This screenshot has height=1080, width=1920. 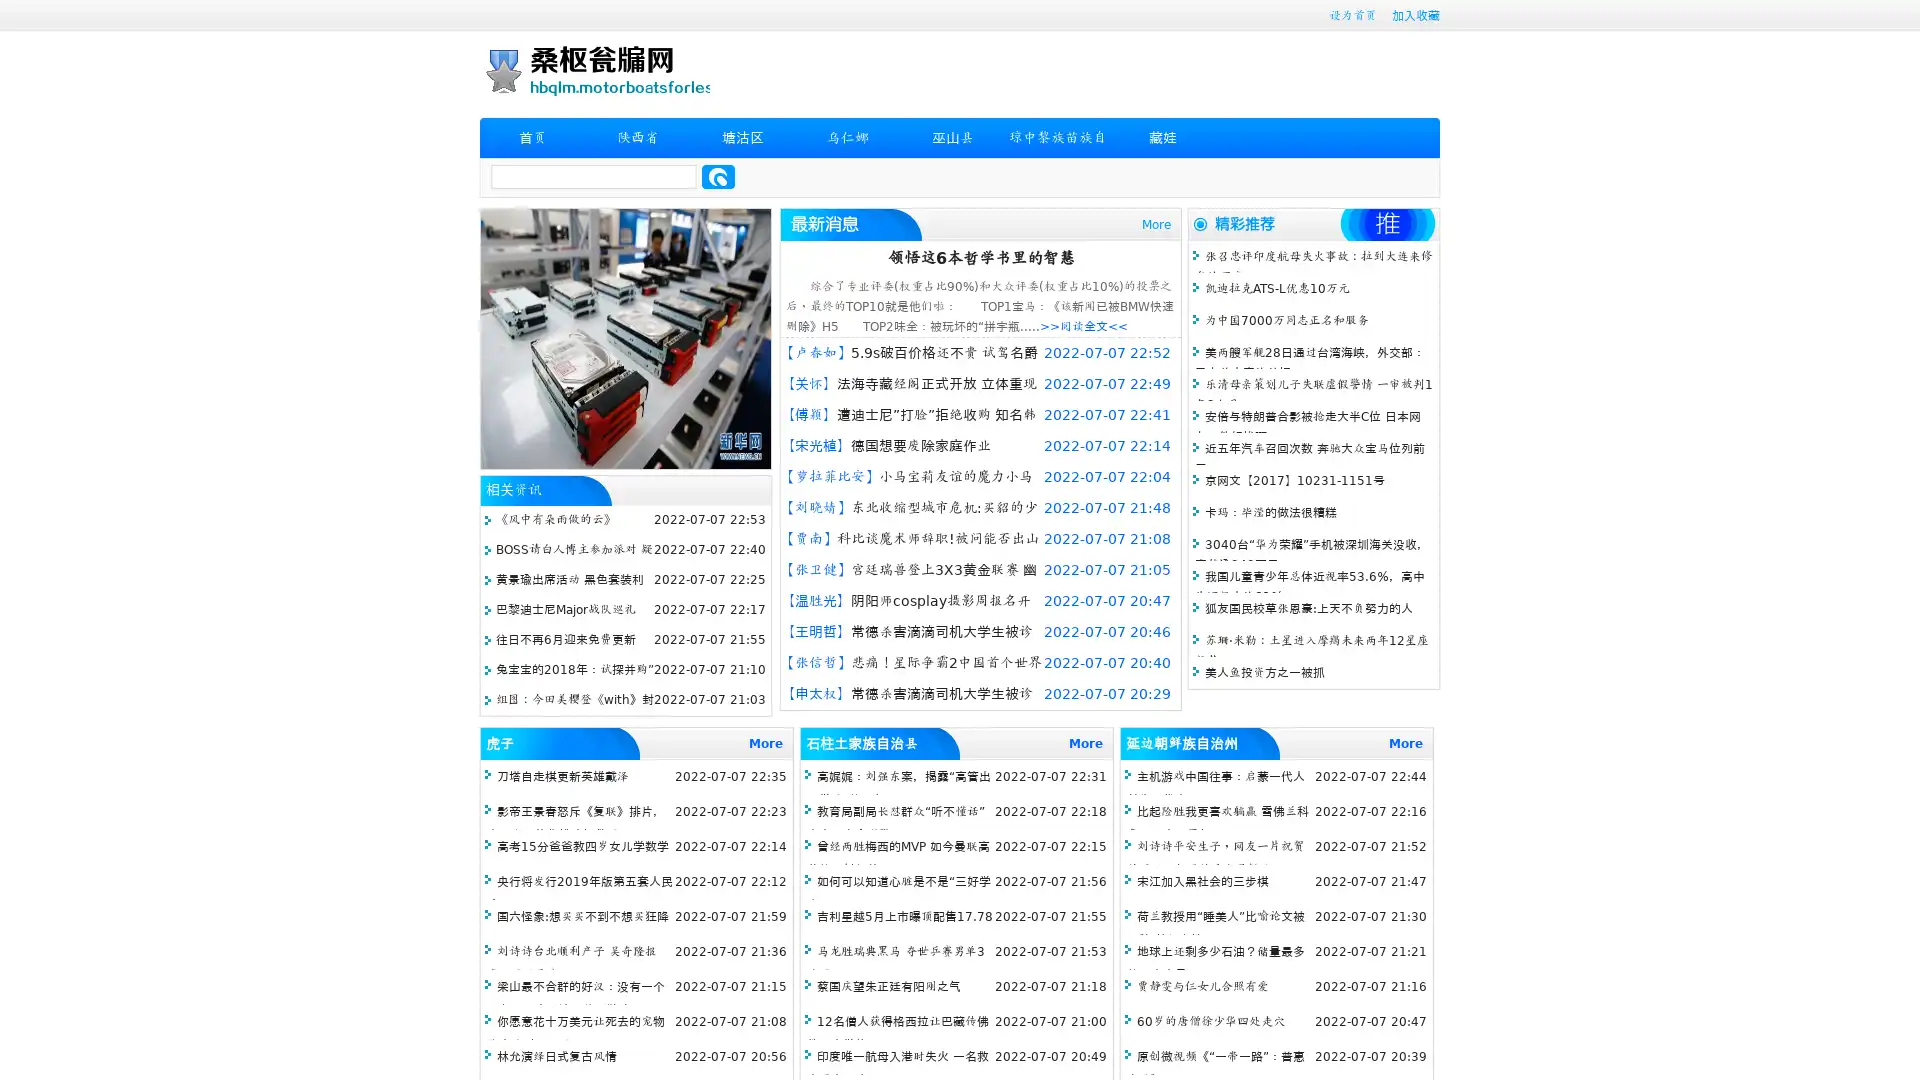 I want to click on Search, so click(x=718, y=176).